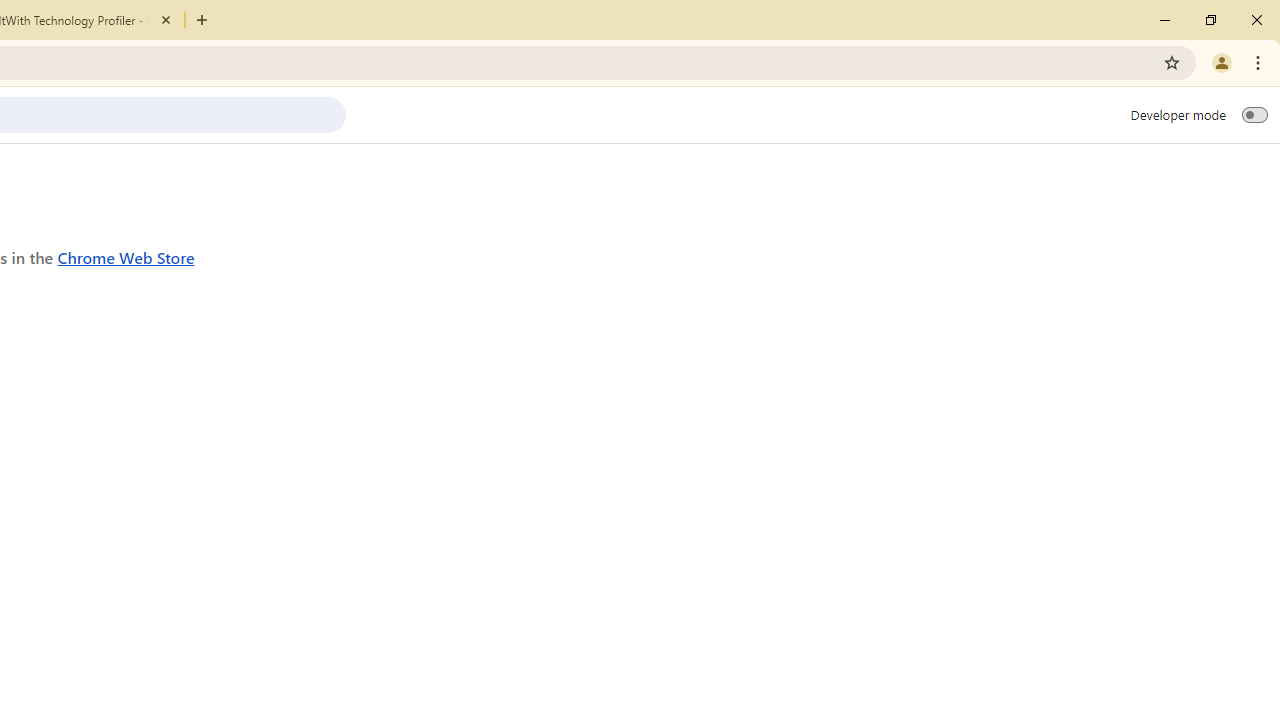 The height and width of the screenshot is (720, 1280). What do you see at coordinates (1254, 114) in the screenshot?
I see `'Developer mode'` at bounding box center [1254, 114].